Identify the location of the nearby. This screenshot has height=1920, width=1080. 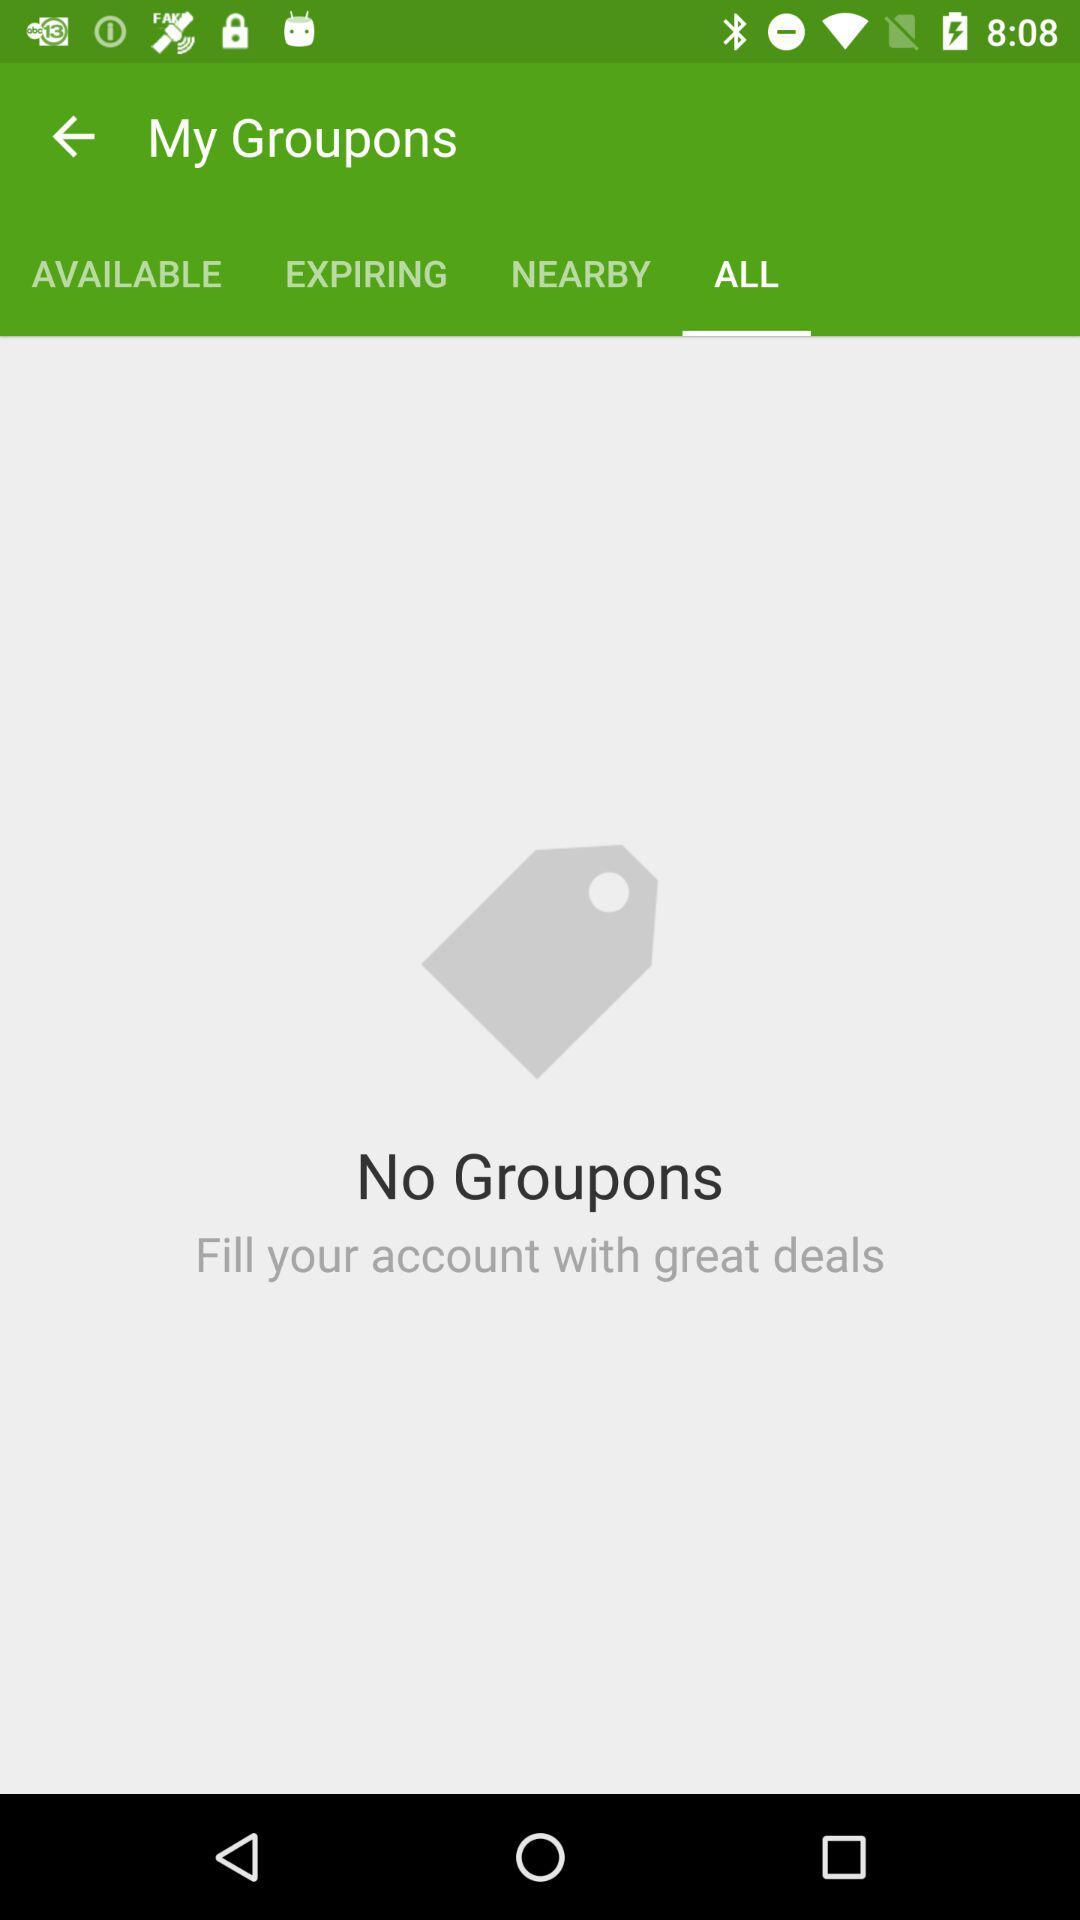
(580, 272).